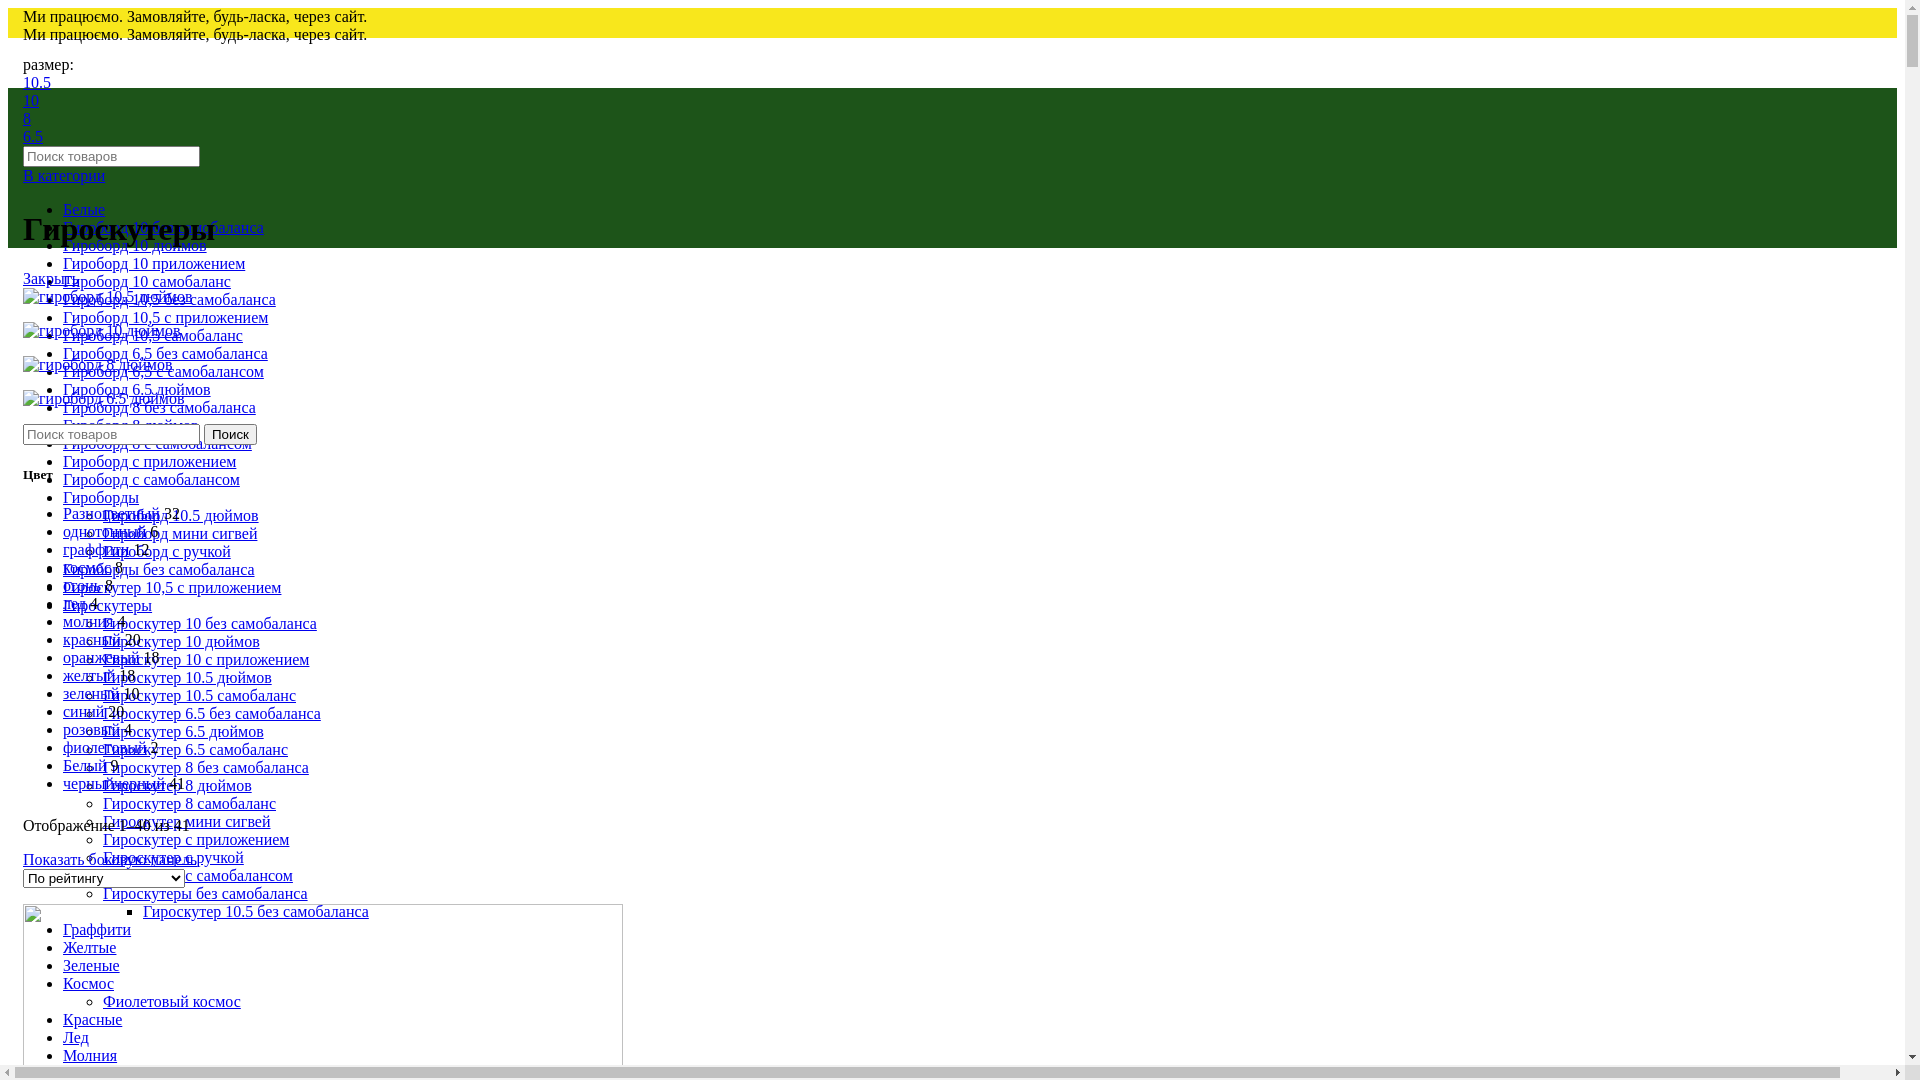 The height and width of the screenshot is (1080, 1920). I want to click on '10.5', so click(37, 81).